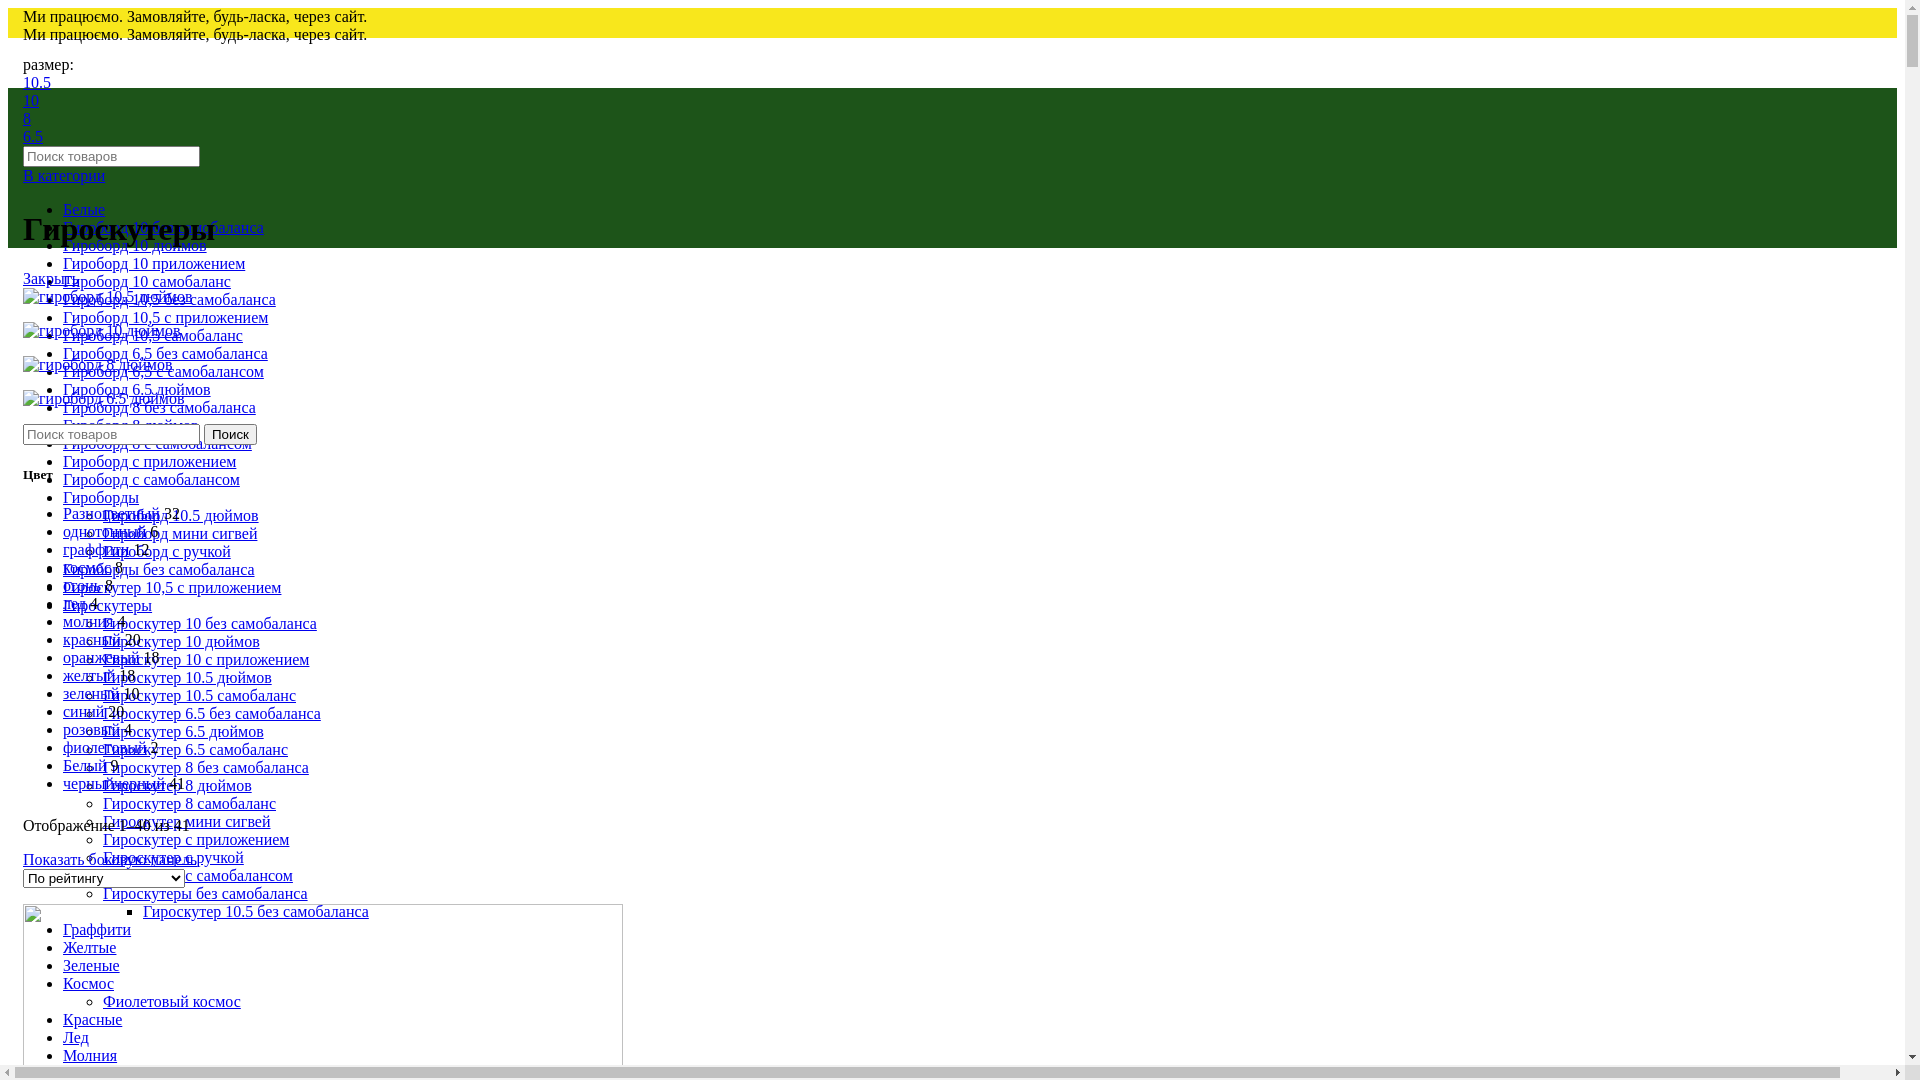 The height and width of the screenshot is (1080, 1920). I want to click on '10.5', so click(37, 81).